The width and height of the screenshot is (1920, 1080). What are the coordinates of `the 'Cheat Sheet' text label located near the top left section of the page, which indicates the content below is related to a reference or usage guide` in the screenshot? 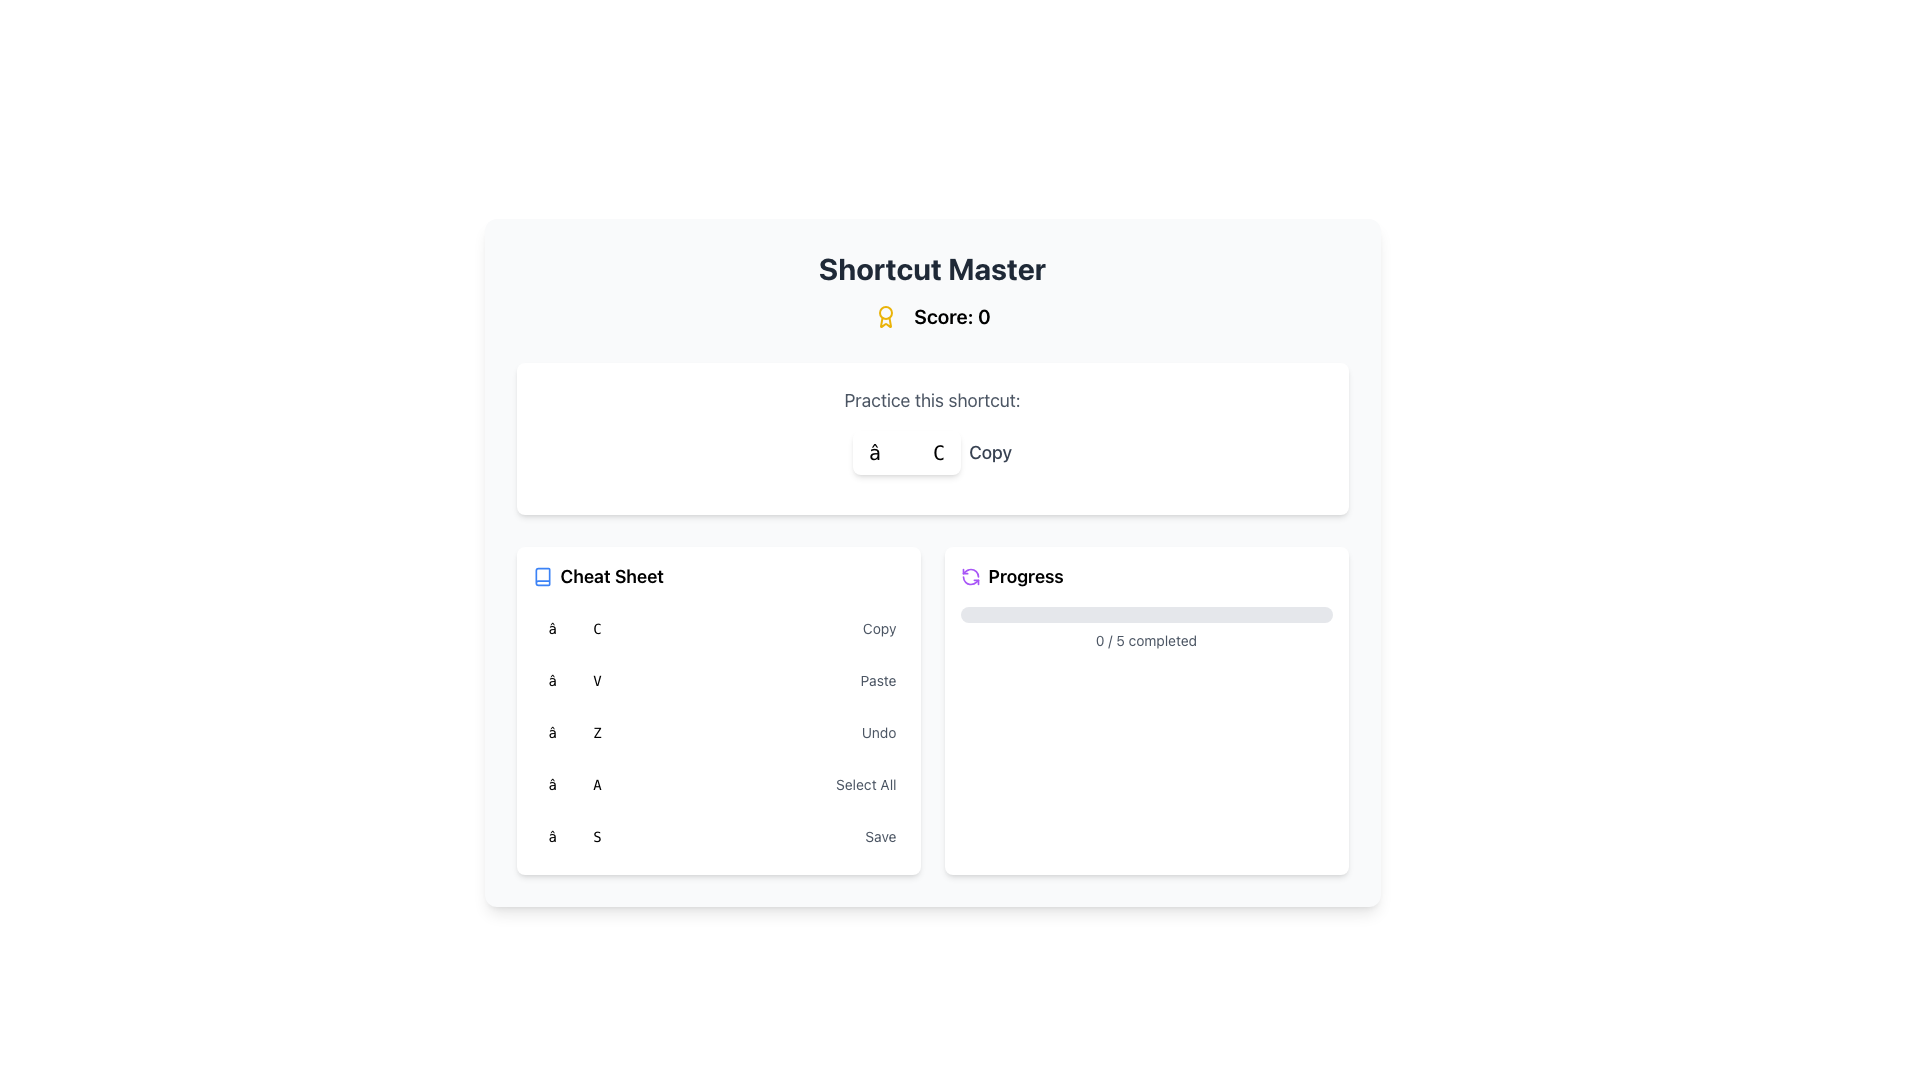 It's located at (611, 577).